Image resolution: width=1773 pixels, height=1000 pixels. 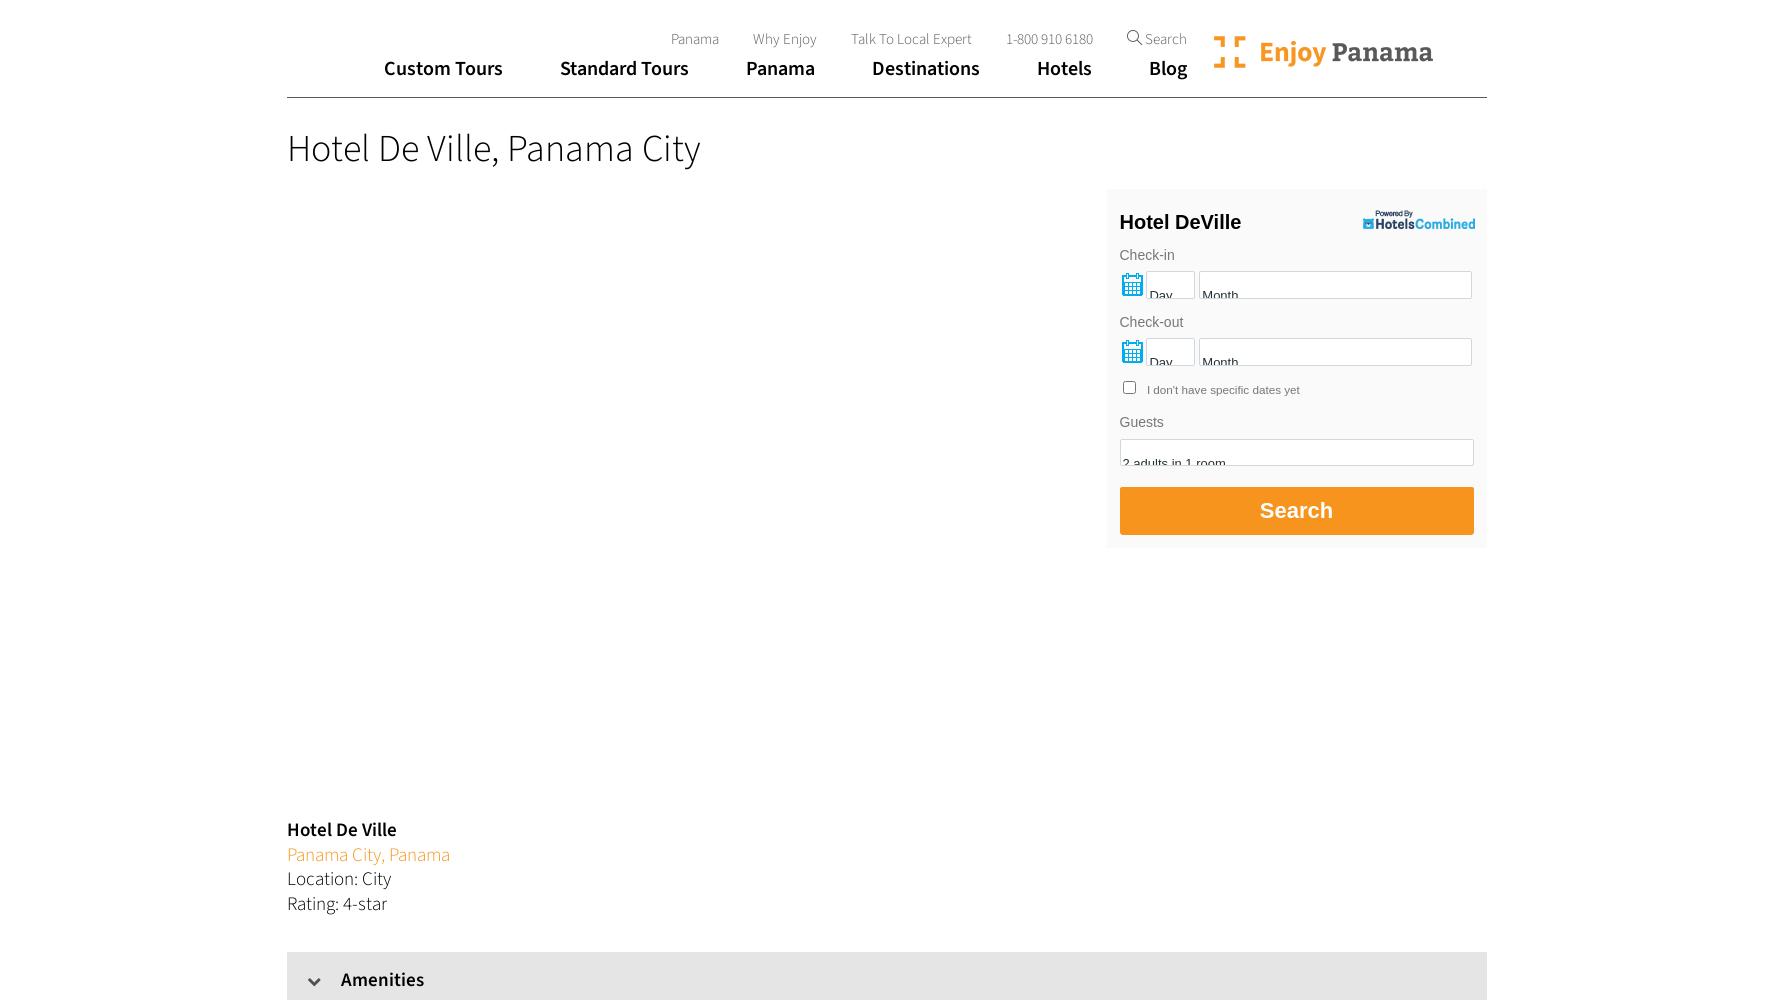 I want to click on 'Activities', so click(x=797, y=131).